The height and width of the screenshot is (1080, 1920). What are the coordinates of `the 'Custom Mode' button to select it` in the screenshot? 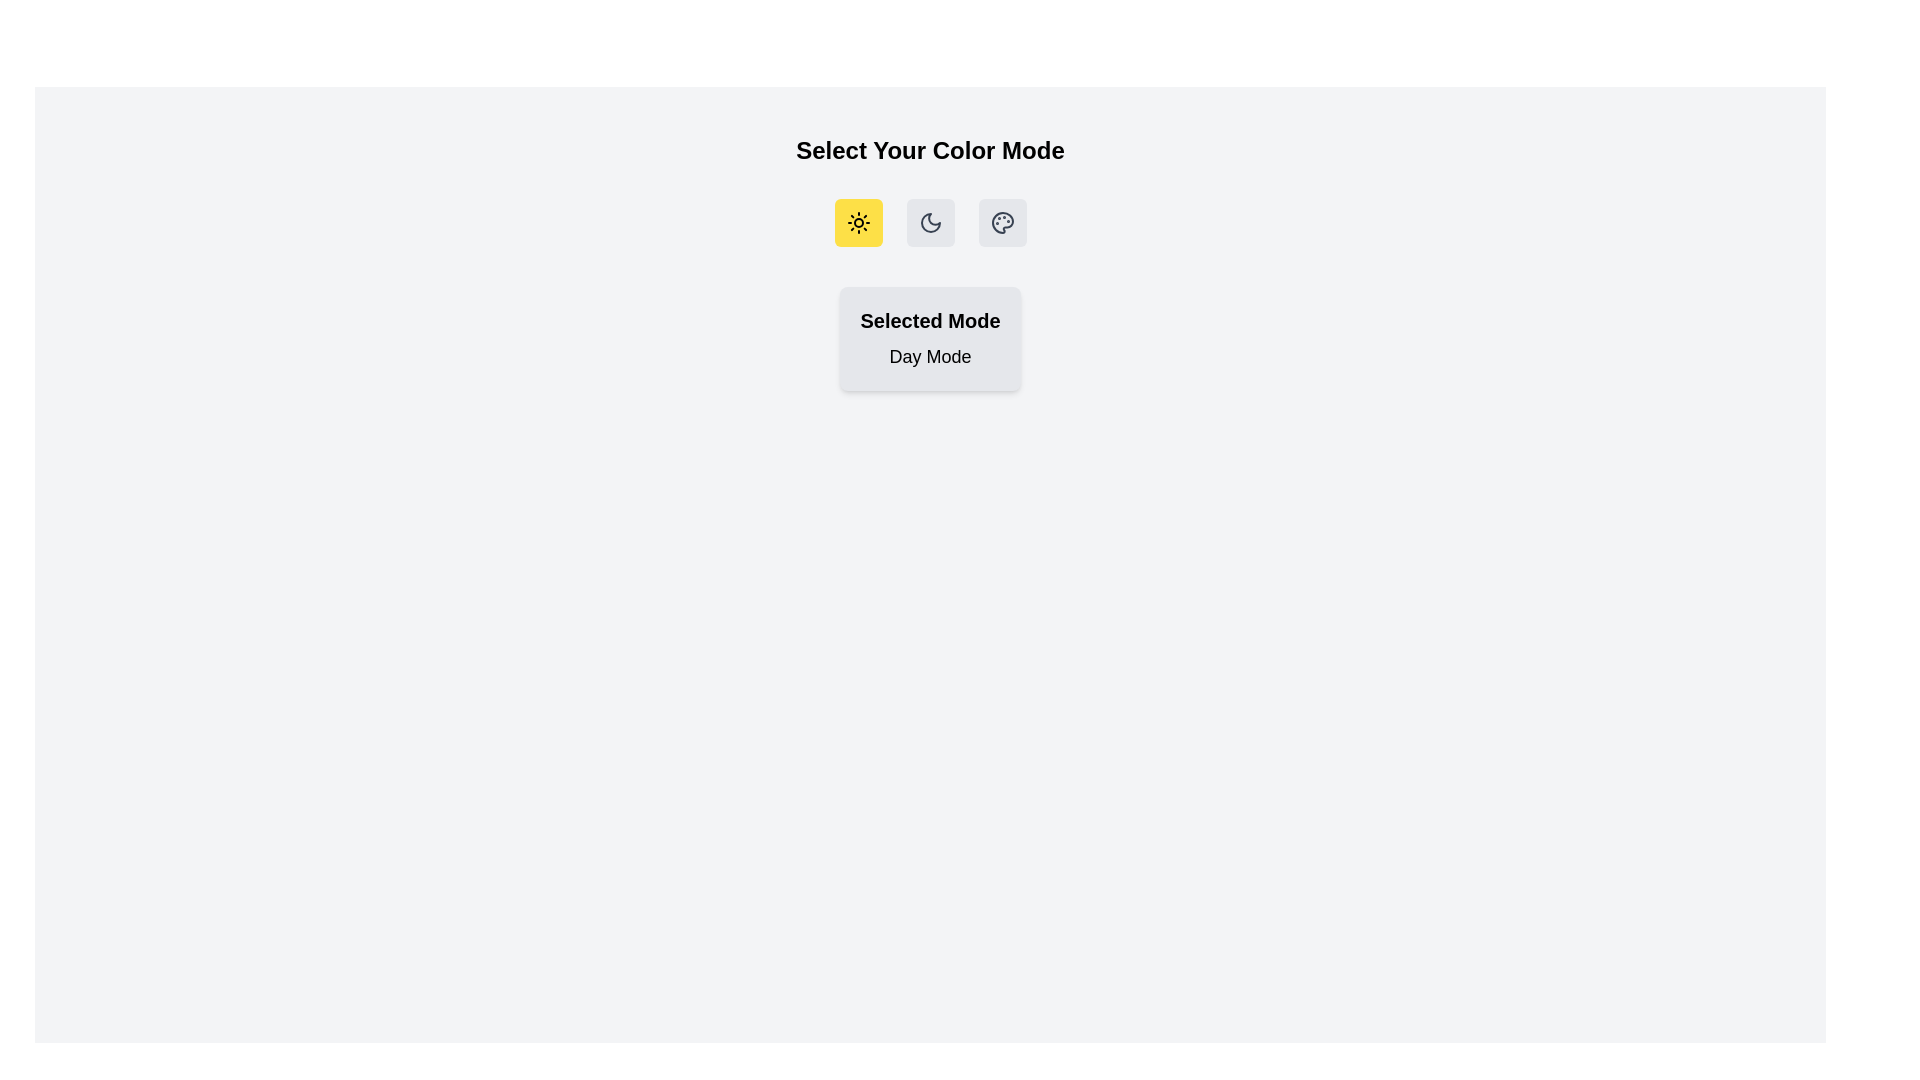 It's located at (1002, 223).